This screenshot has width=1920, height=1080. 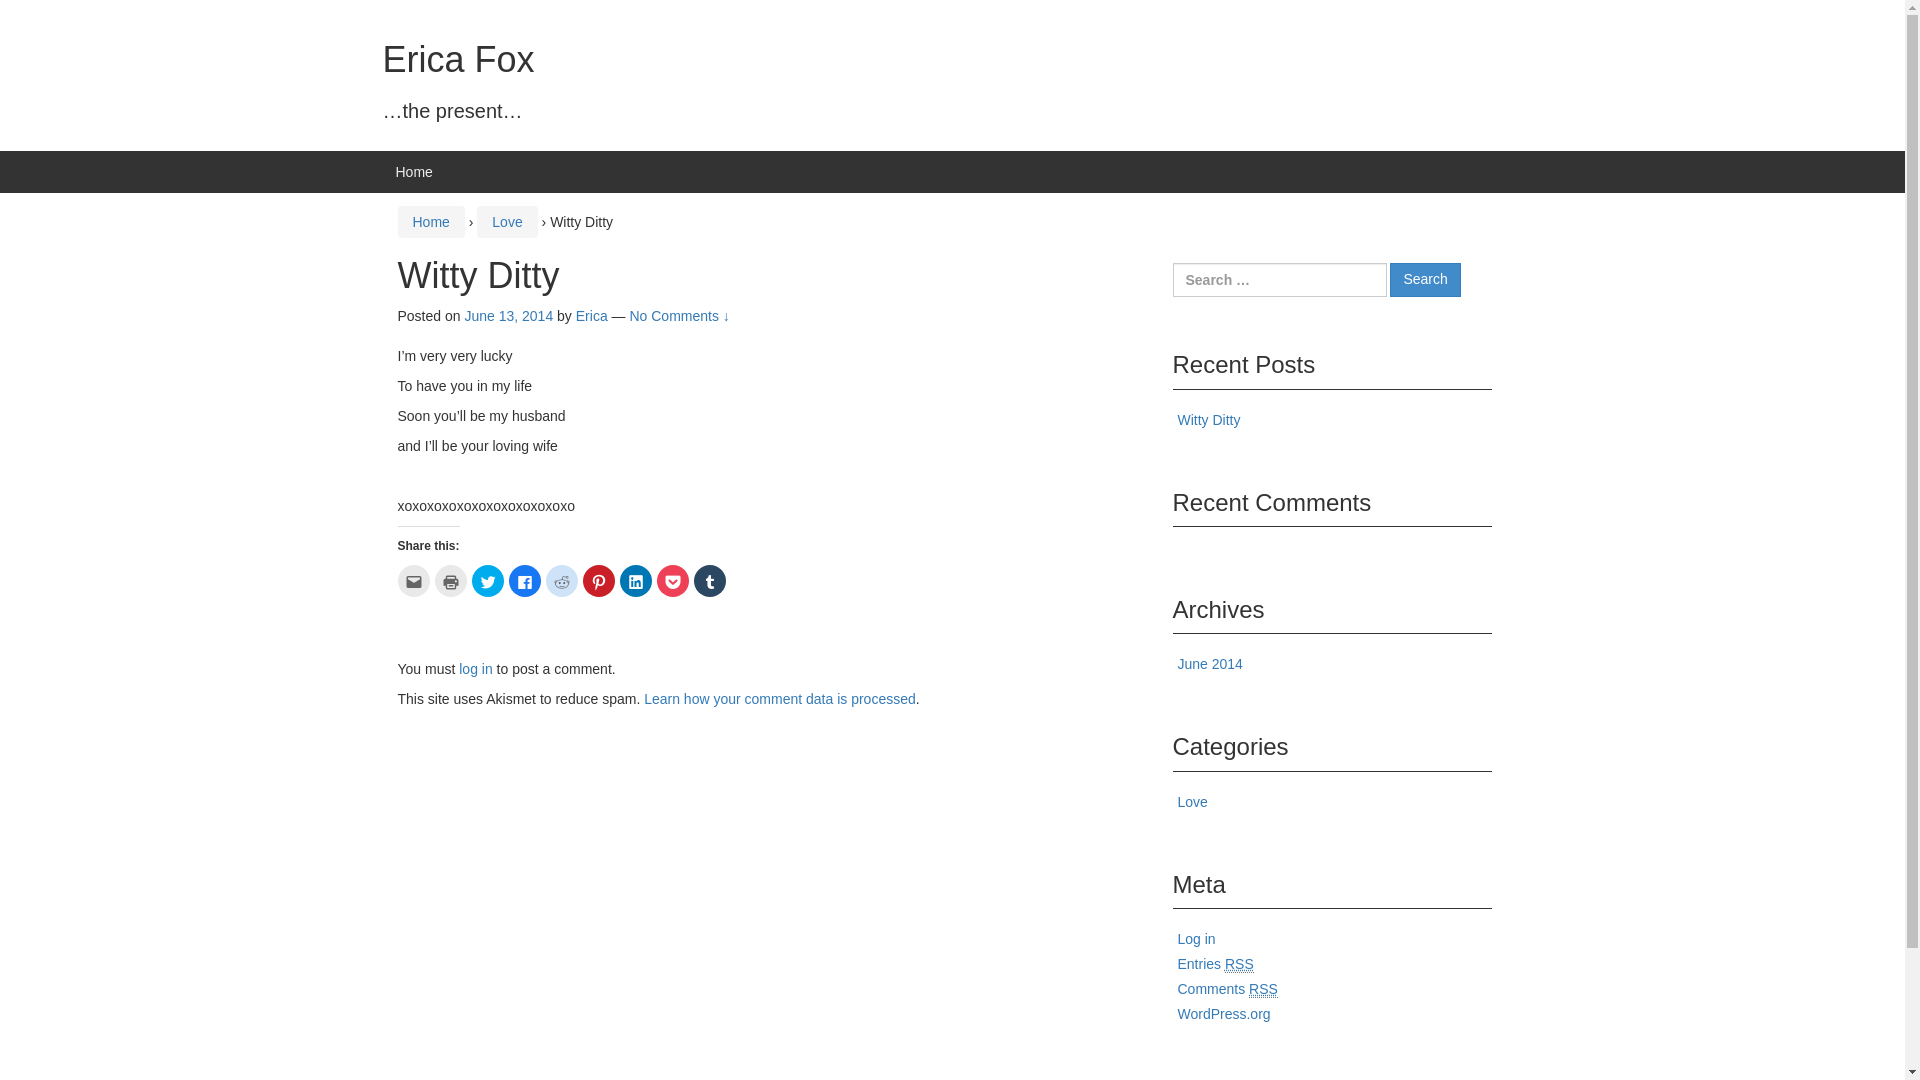 What do you see at coordinates (412, 581) in the screenshot?
I see `'Click to email this to a friend (Opens in new window)'` at bounding box center [412, 581].